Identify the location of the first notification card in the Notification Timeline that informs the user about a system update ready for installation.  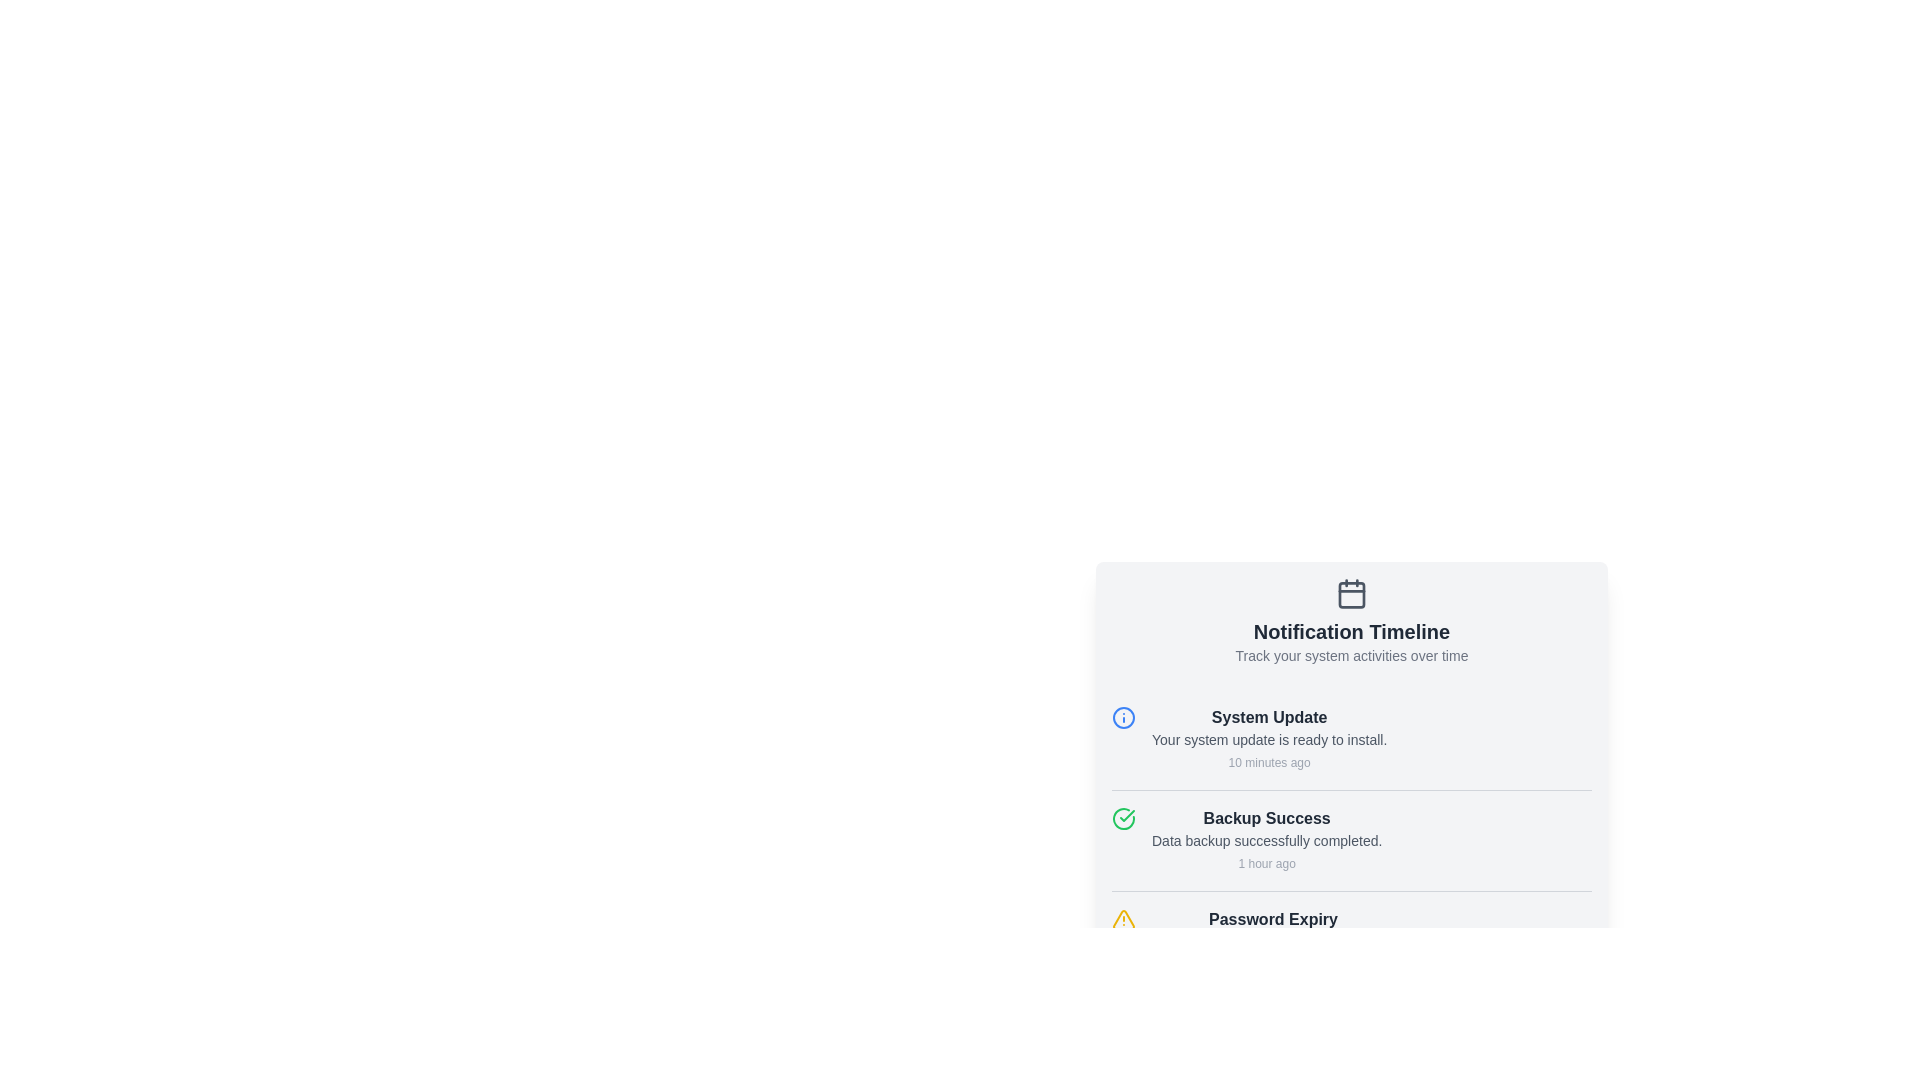
(1352, 740).